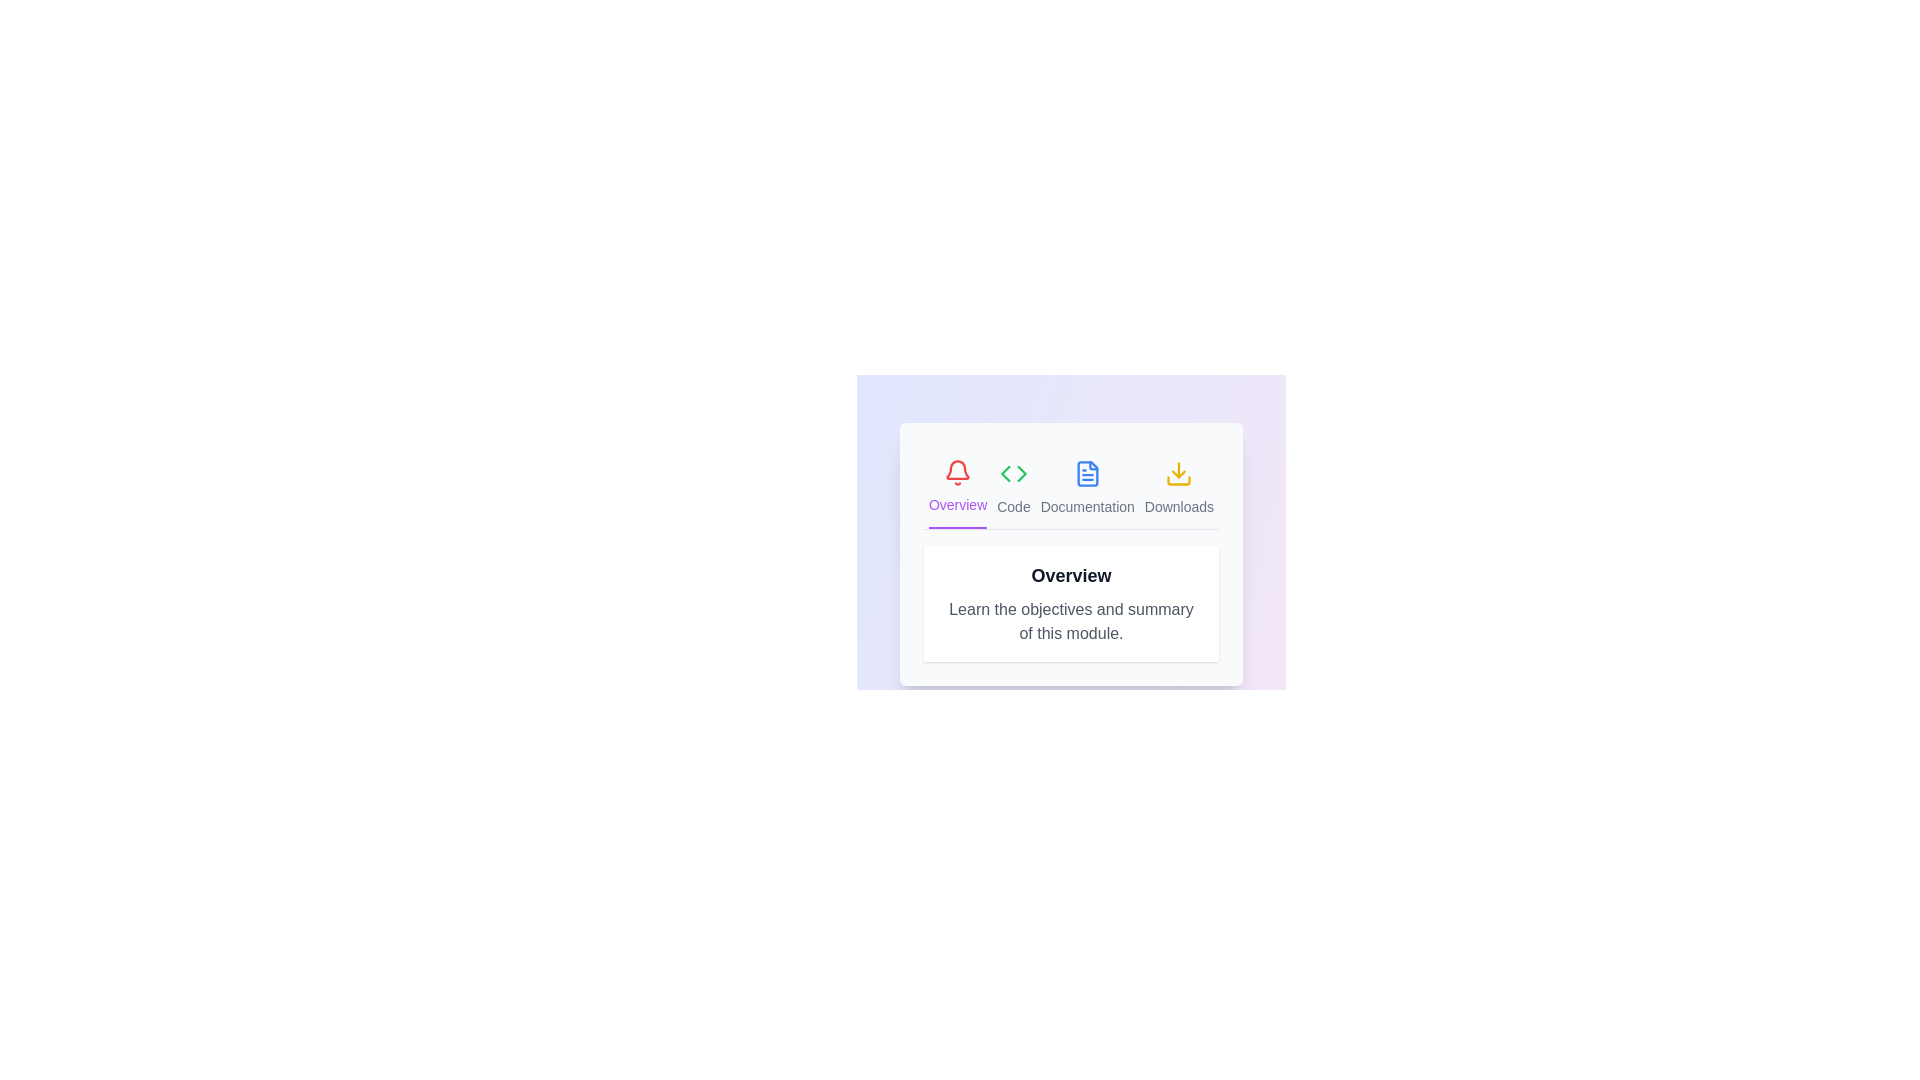 The image size is (1920, 1080). What do you see at coordinates (1013, 488) in the screenshot?
I see `the icon of the Code tab to activate it` at bounding box center [1013, 488].